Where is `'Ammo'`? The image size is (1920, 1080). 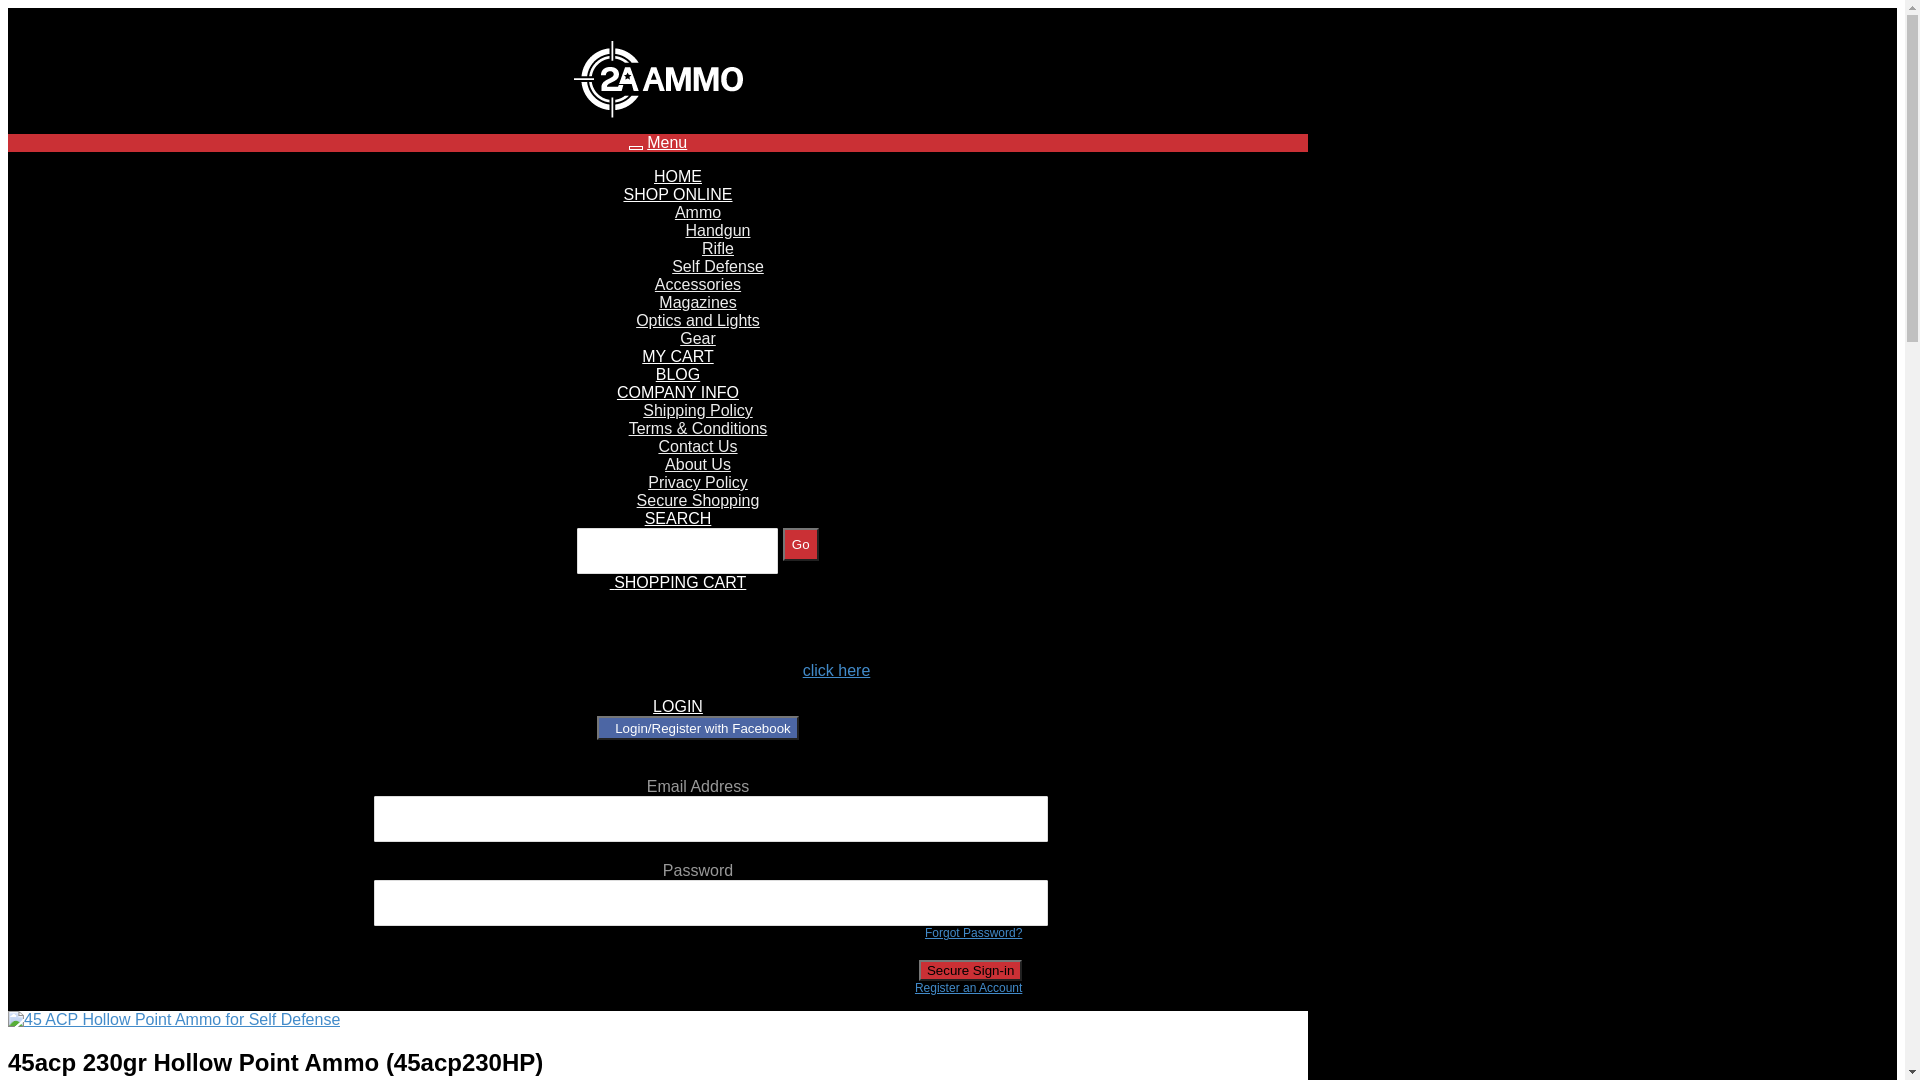 'Ammo' is located at coordinates (697, 212).